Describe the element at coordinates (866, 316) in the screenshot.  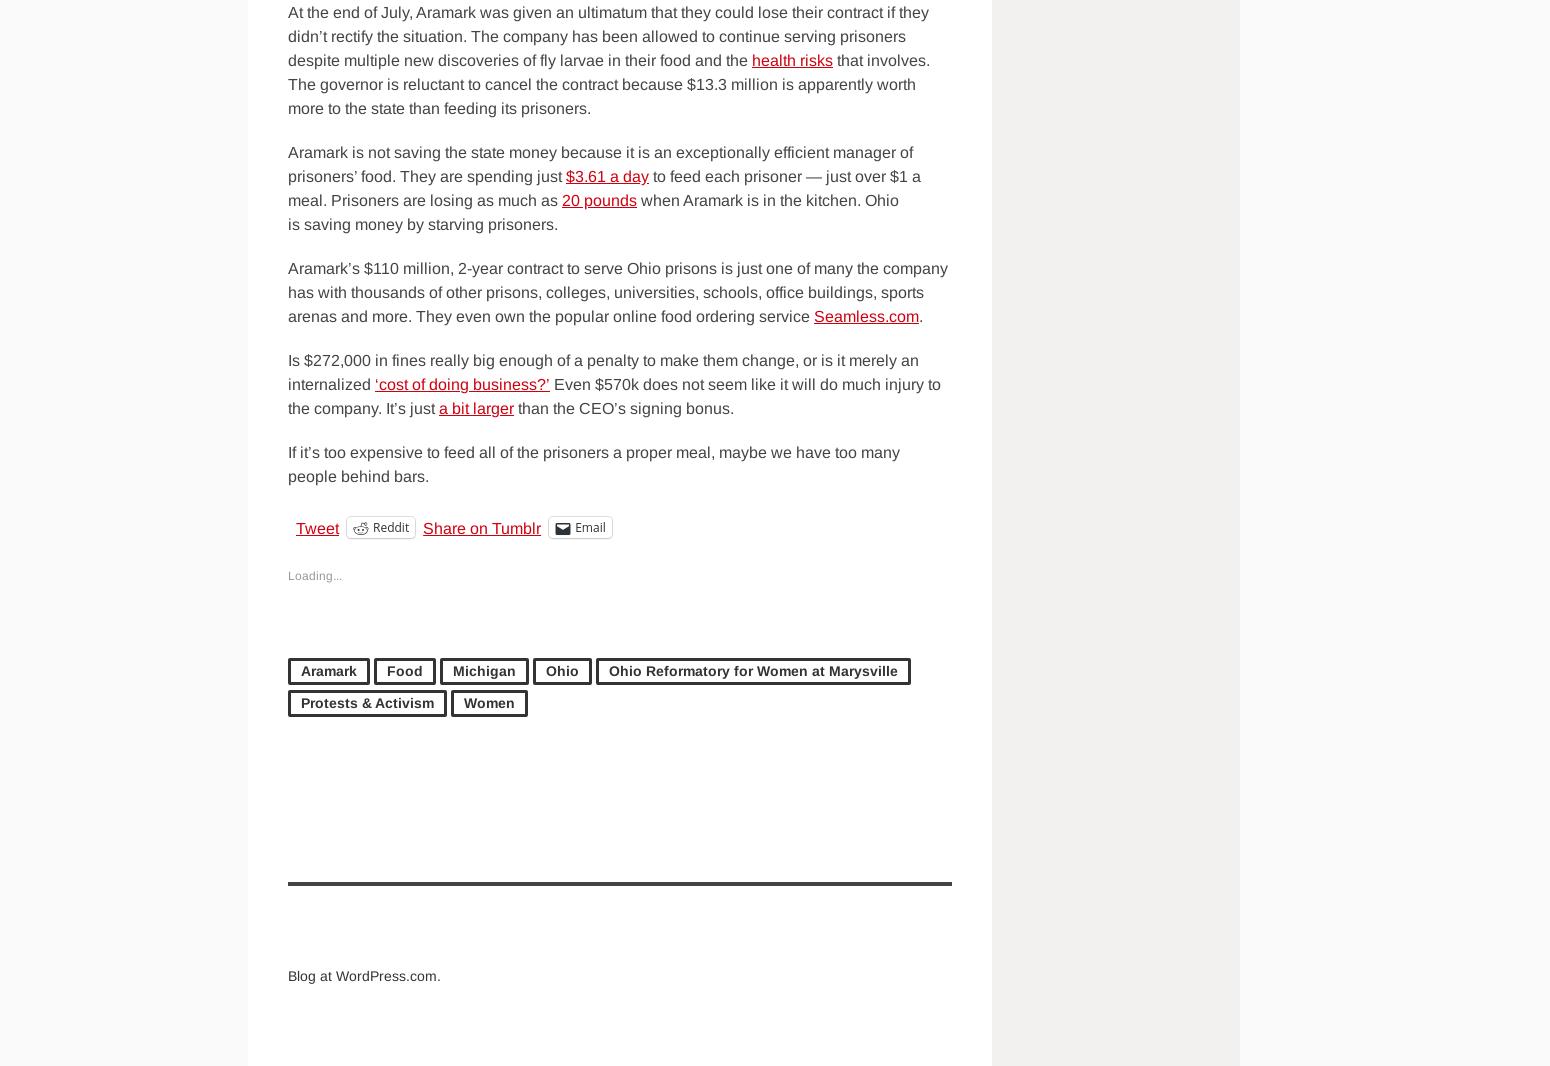
I see `'Seamless.com'` at that location.